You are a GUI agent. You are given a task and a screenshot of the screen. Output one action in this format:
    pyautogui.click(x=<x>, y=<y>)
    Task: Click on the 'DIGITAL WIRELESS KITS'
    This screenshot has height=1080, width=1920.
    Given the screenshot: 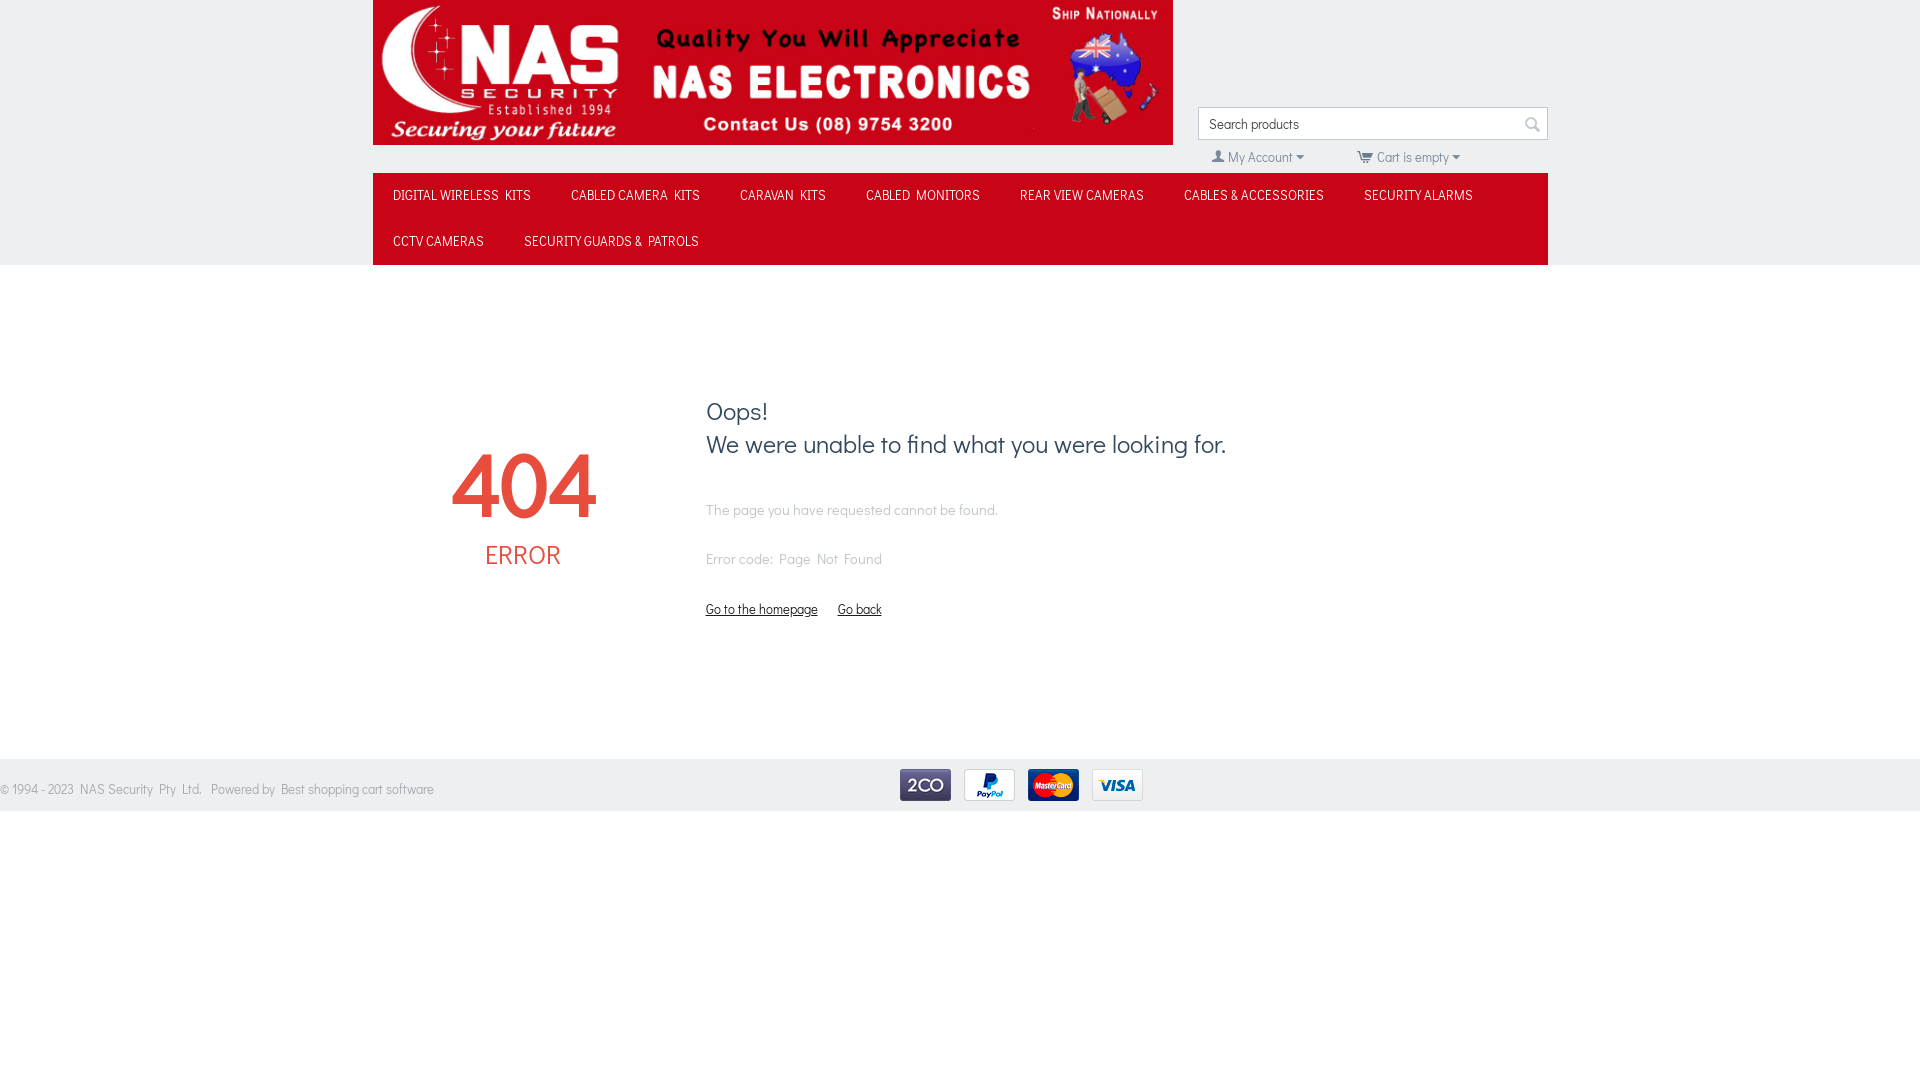 What is the action you would take?
    pyautogui.click(x=459, y=196)
    